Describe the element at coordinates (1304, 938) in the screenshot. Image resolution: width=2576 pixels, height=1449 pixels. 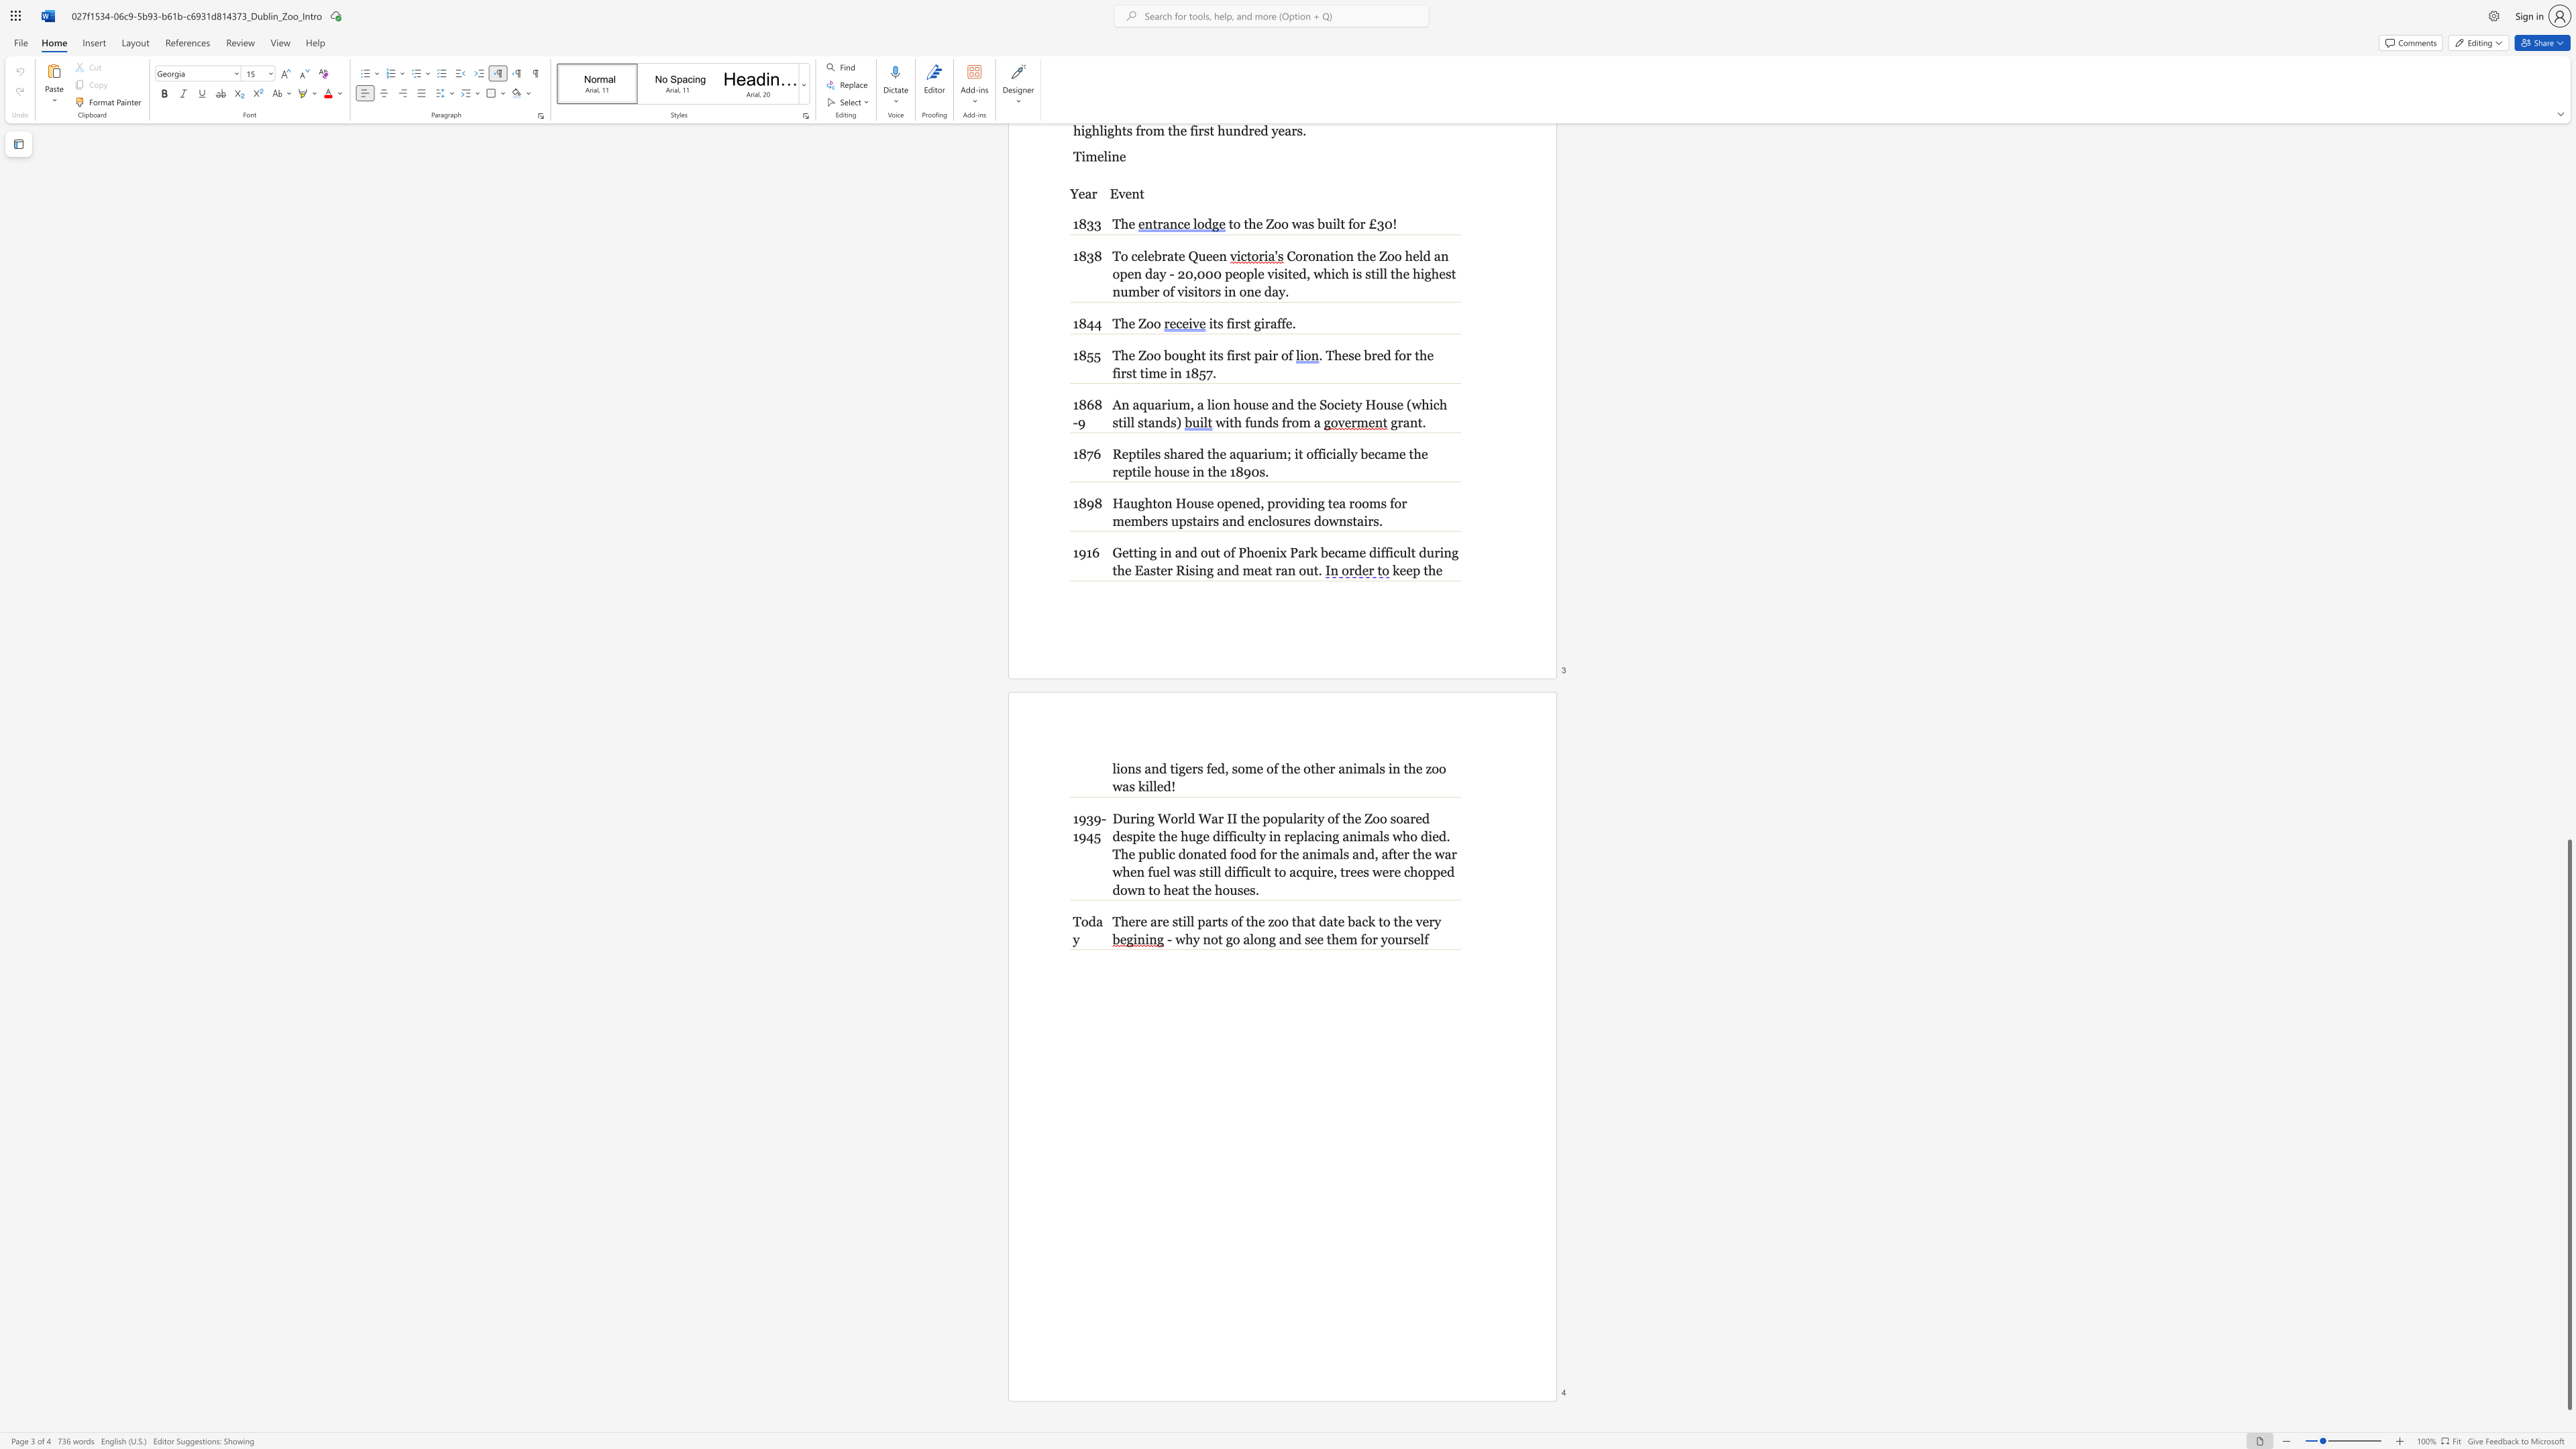
I see `the subset text "see them for yo" within the text "- why not go along and see them for yourself"` at that location.